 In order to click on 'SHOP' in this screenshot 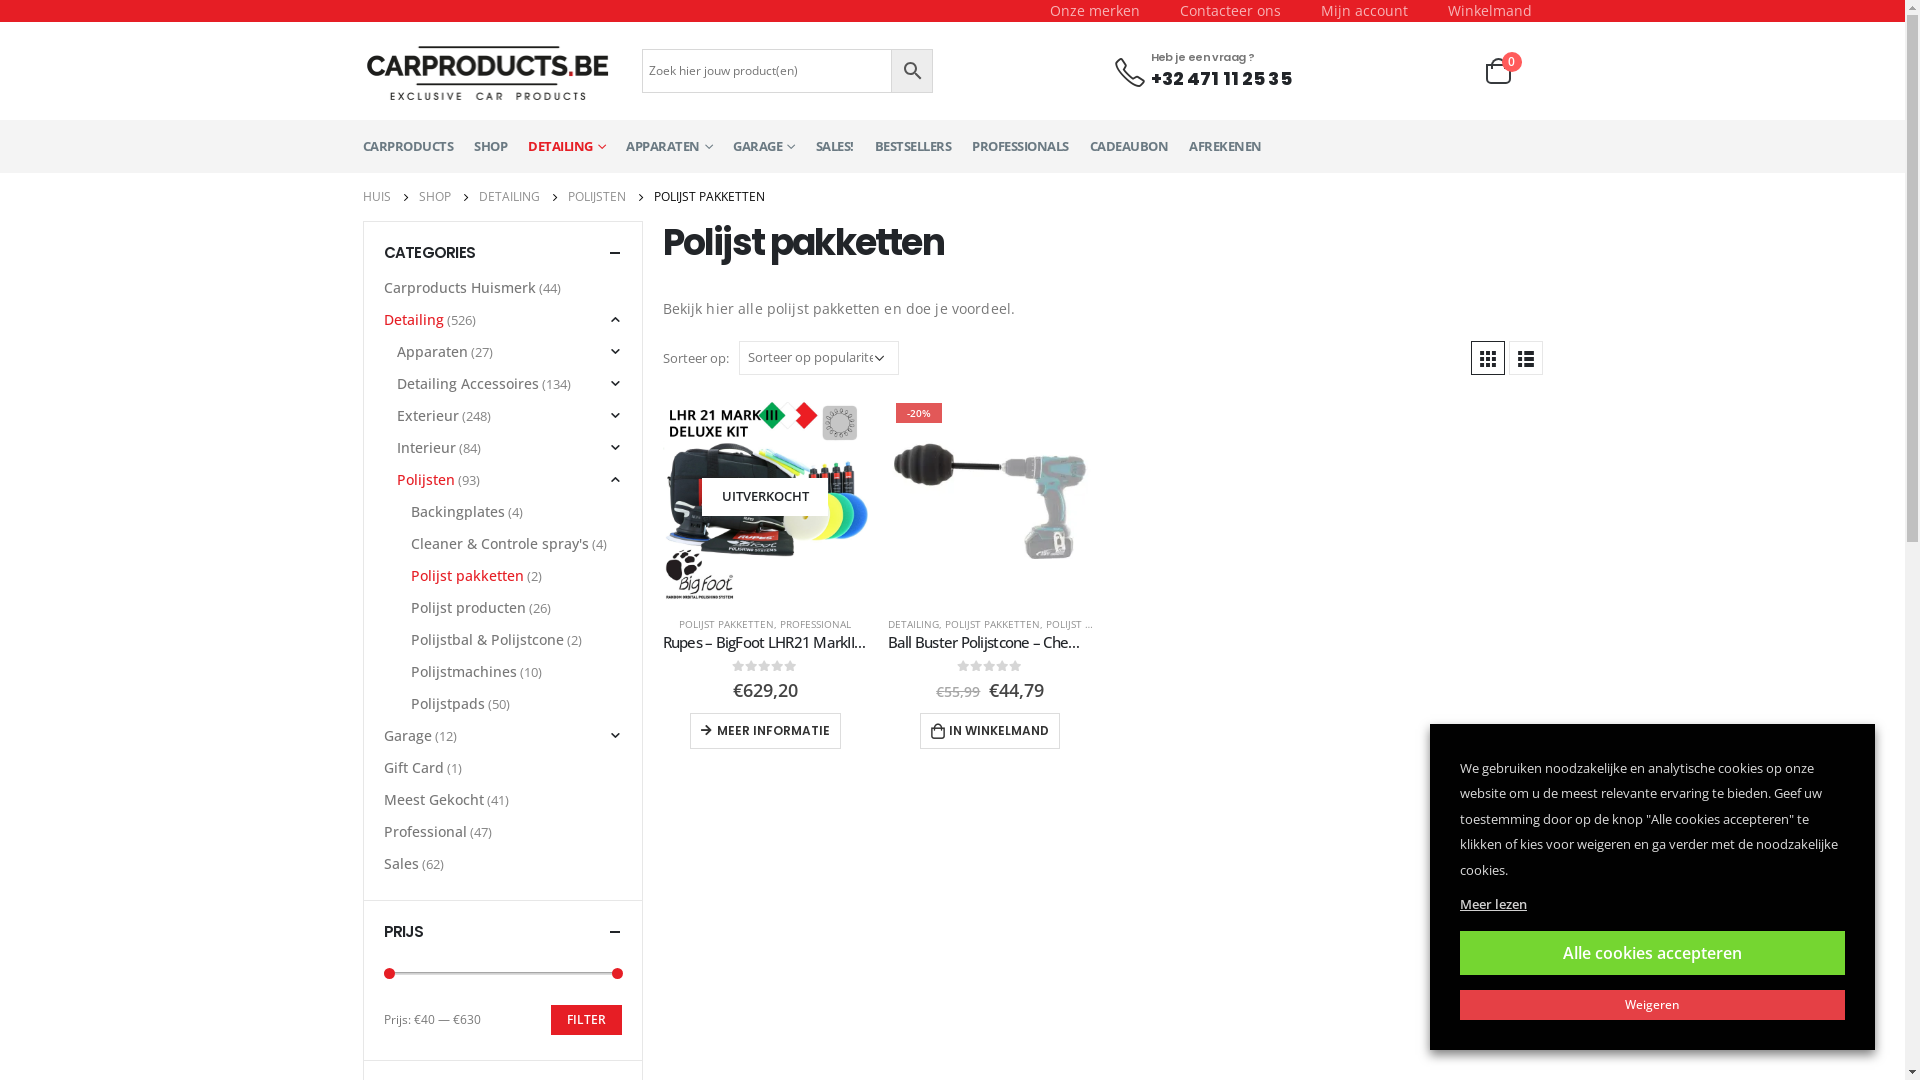, I will do `click(416, 196)`.